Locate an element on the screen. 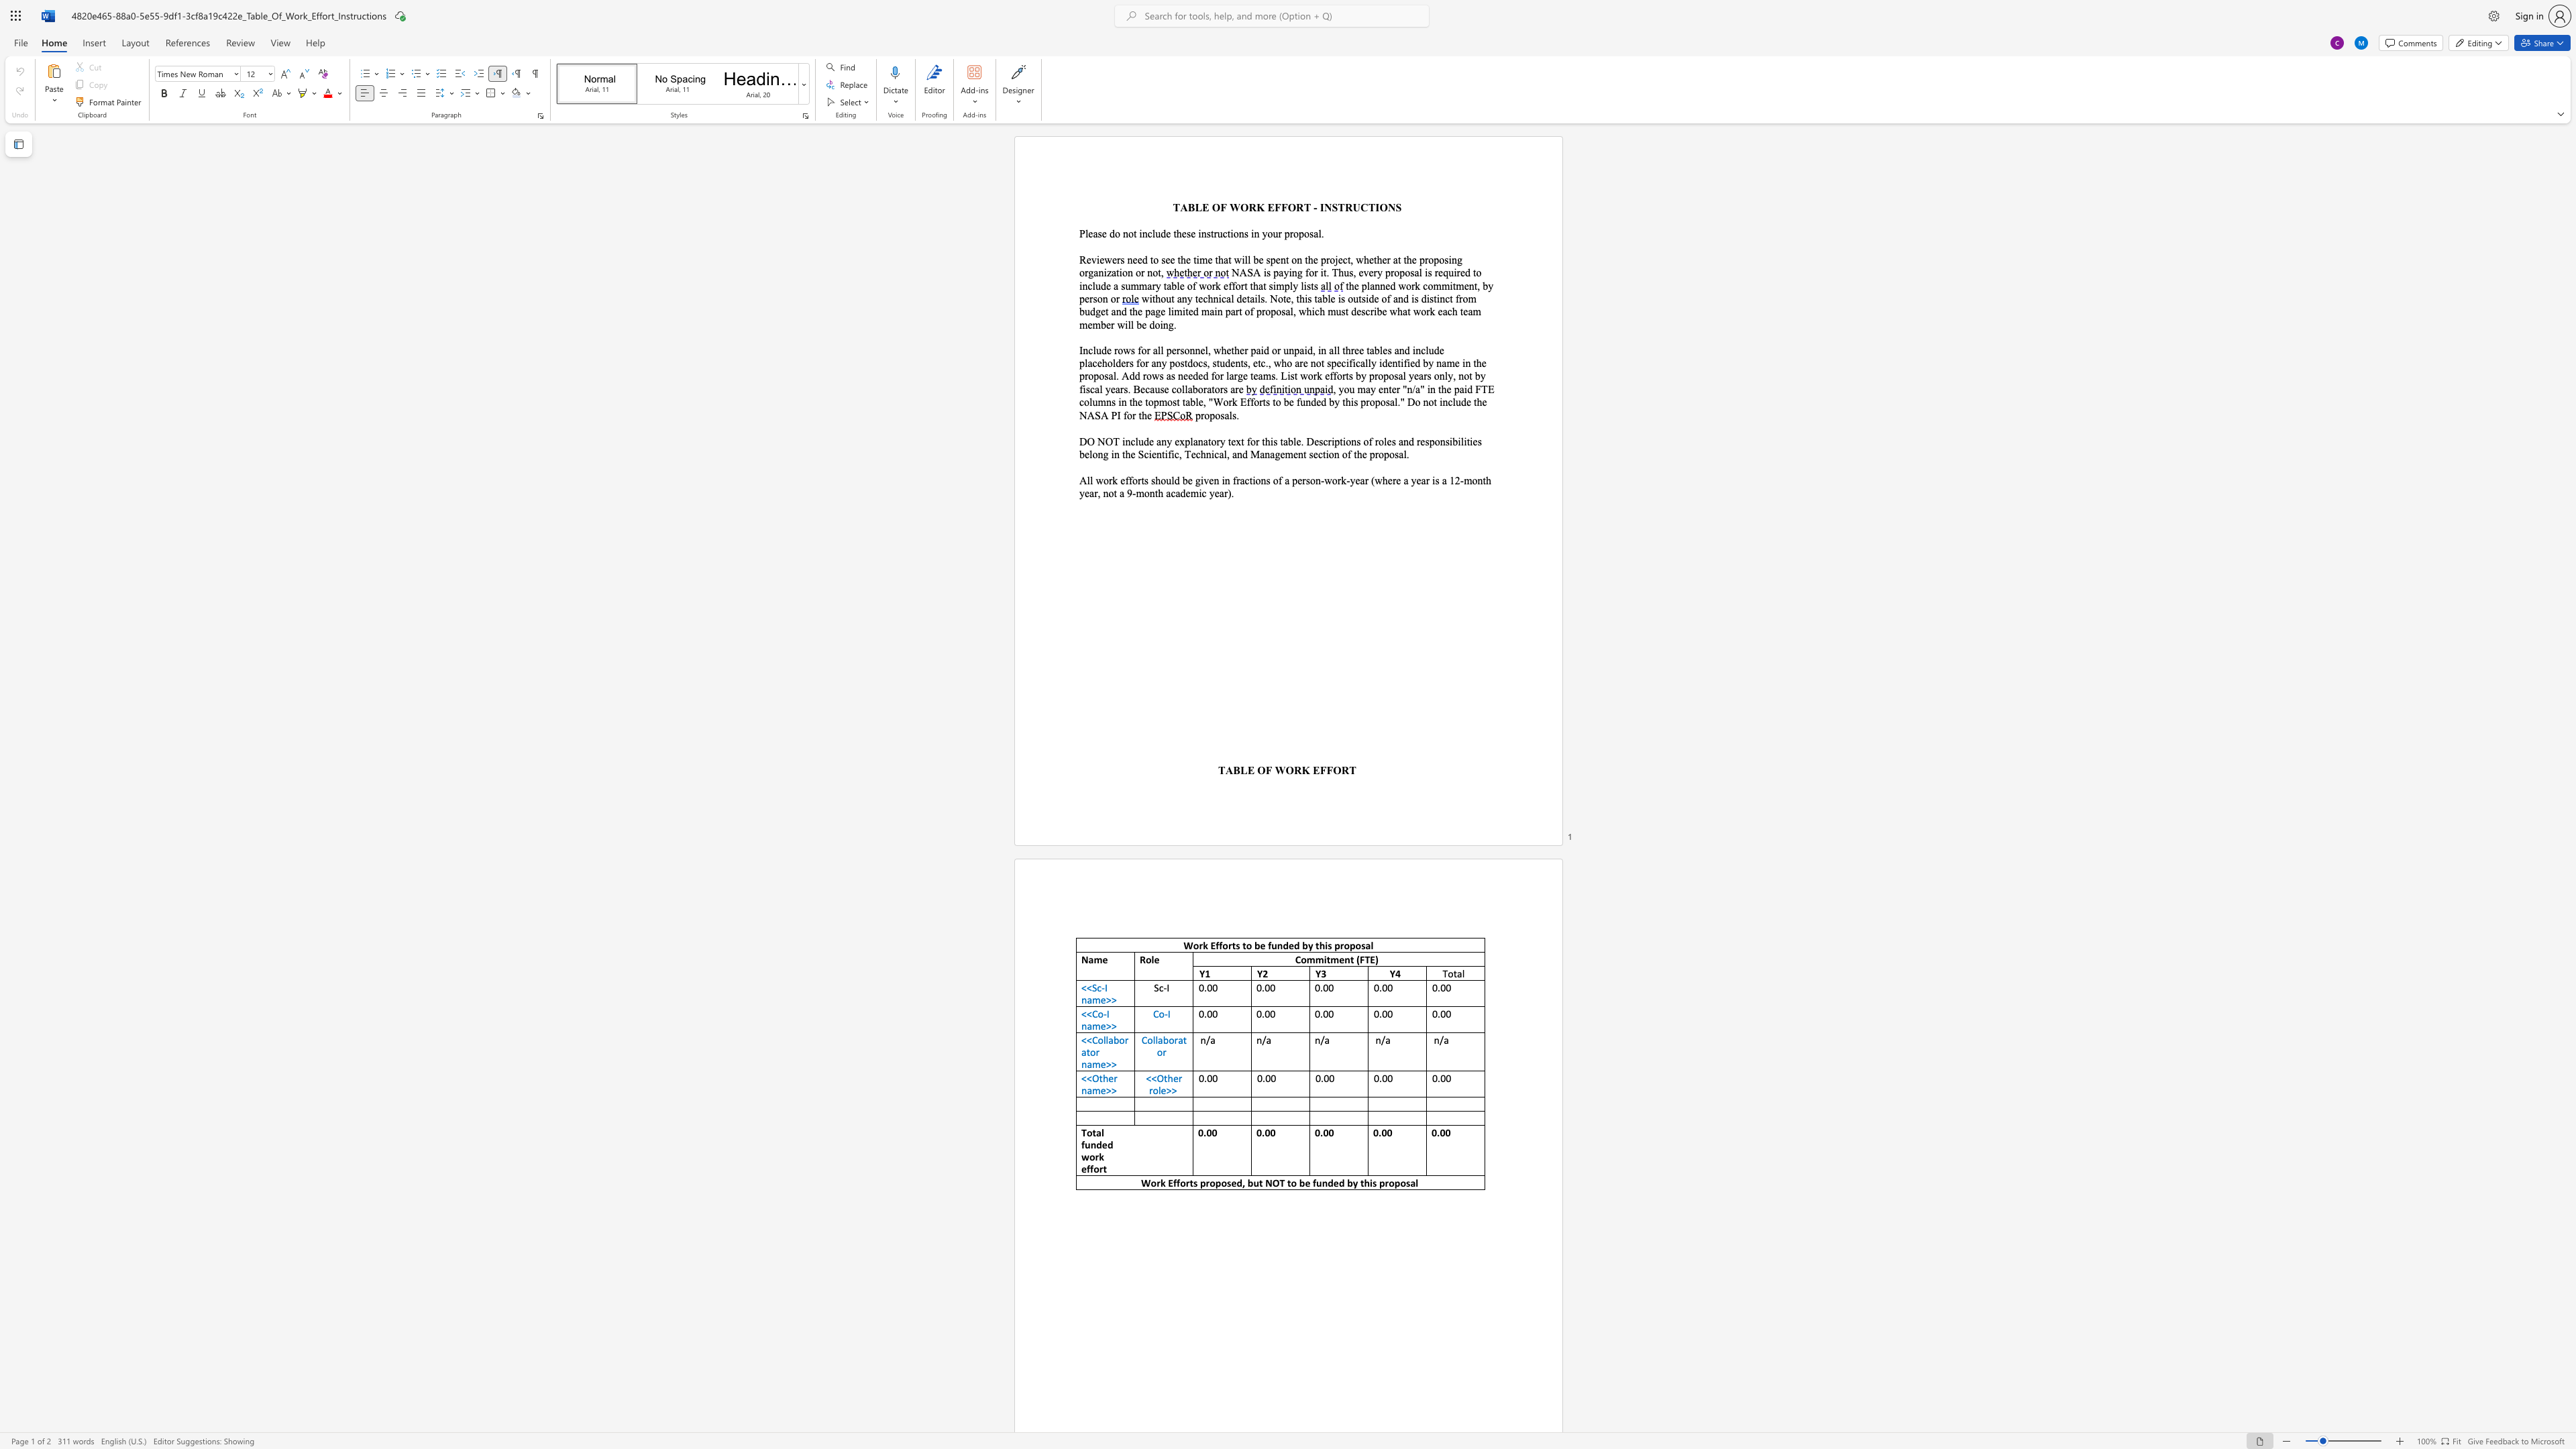 The image size is (2576, 1449). the space between the continuous character "F" and "O" in the text is located at coordinates (1332, 769).